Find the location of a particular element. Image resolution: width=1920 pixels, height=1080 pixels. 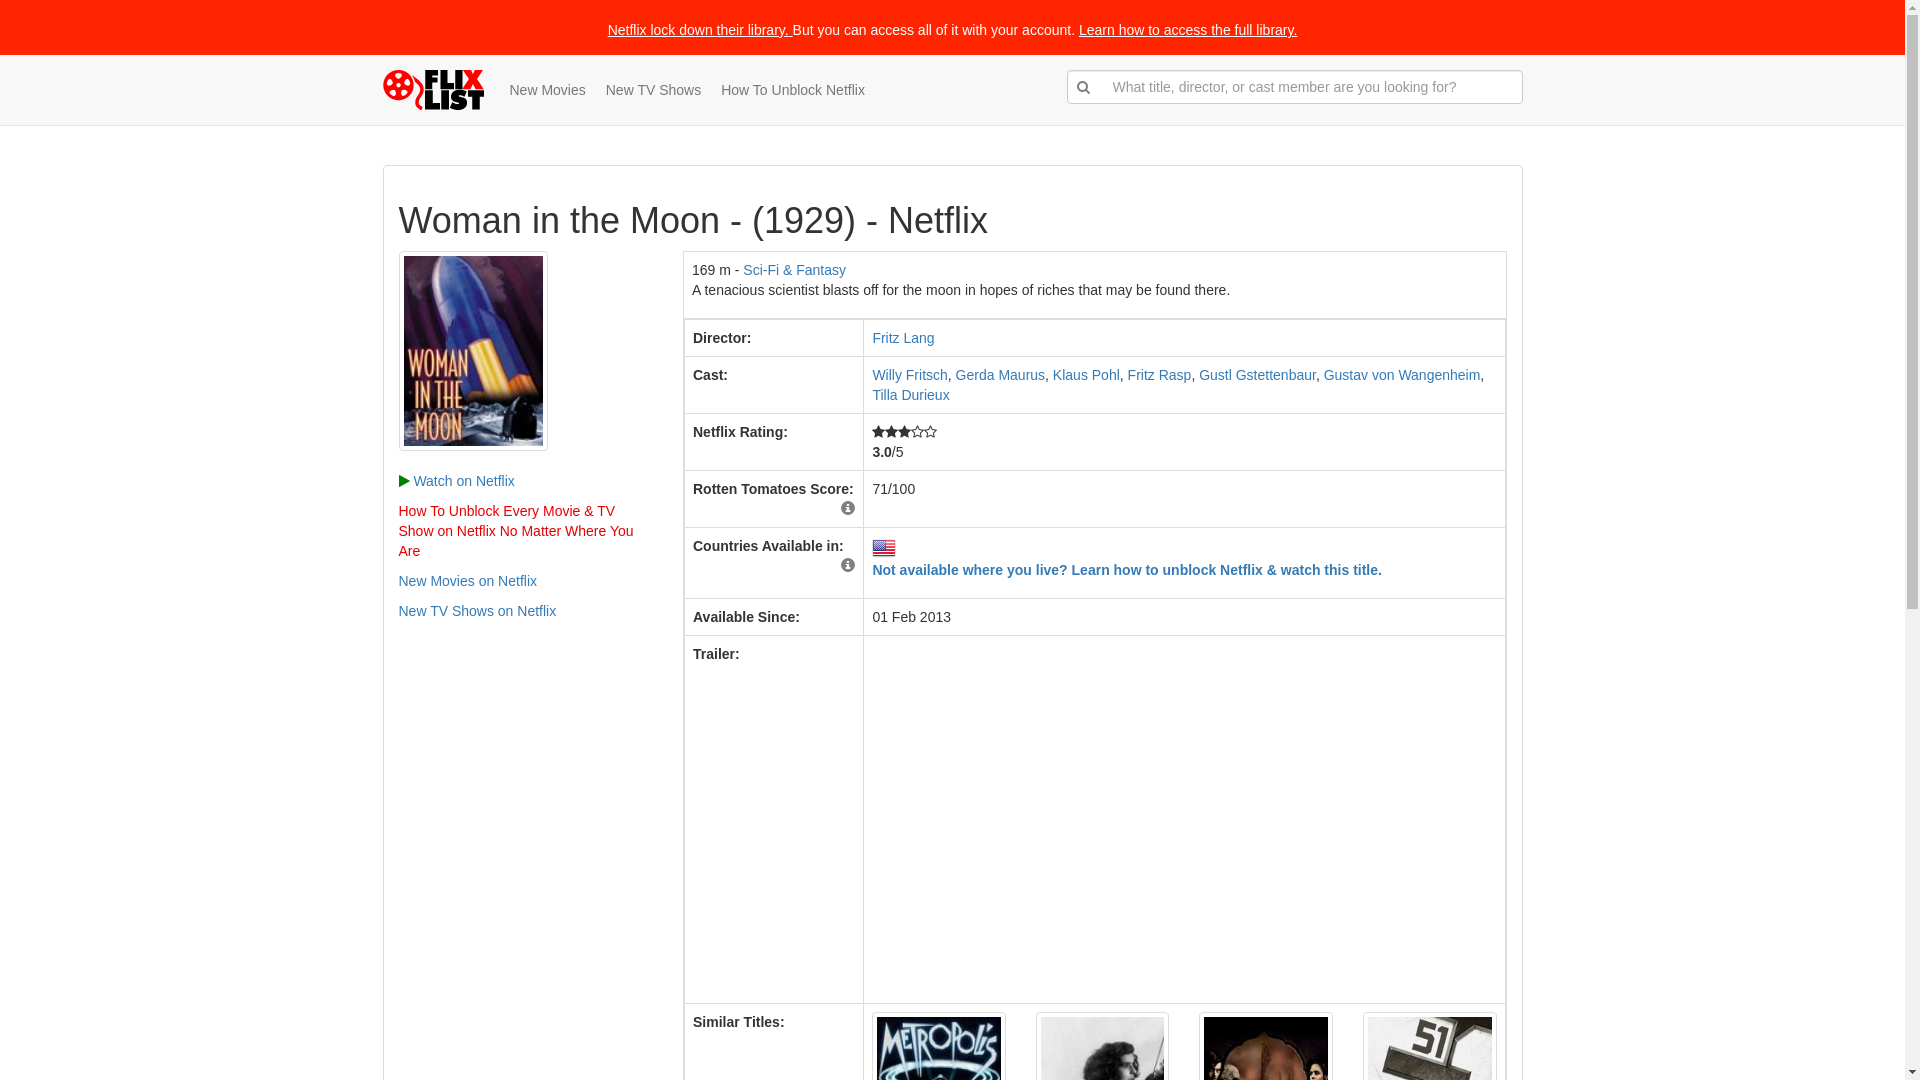

'Learn how to access the full library.' is located at coordinates (1188, 30).